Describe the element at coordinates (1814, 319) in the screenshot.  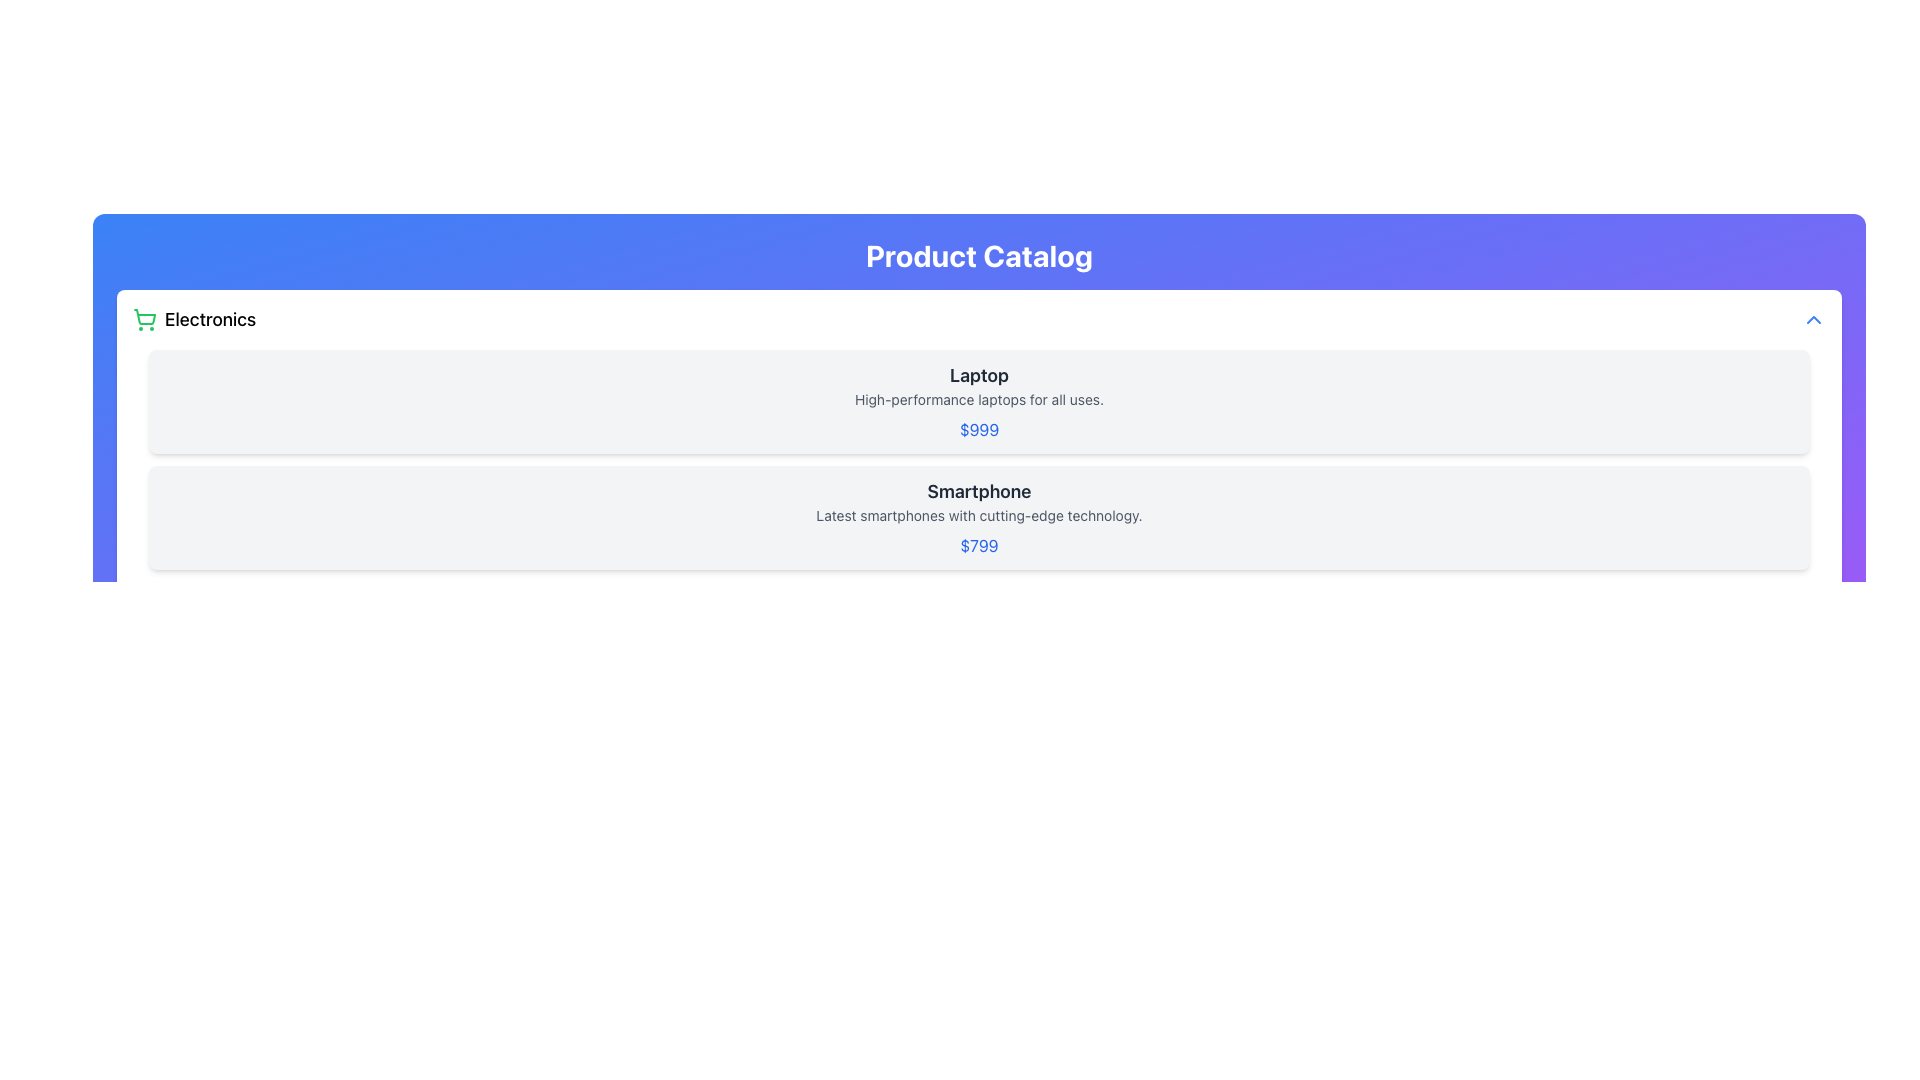
I see `the upward-pointing blue chevron icon located on the right end of the header for the 'Electronics' section` at that location.